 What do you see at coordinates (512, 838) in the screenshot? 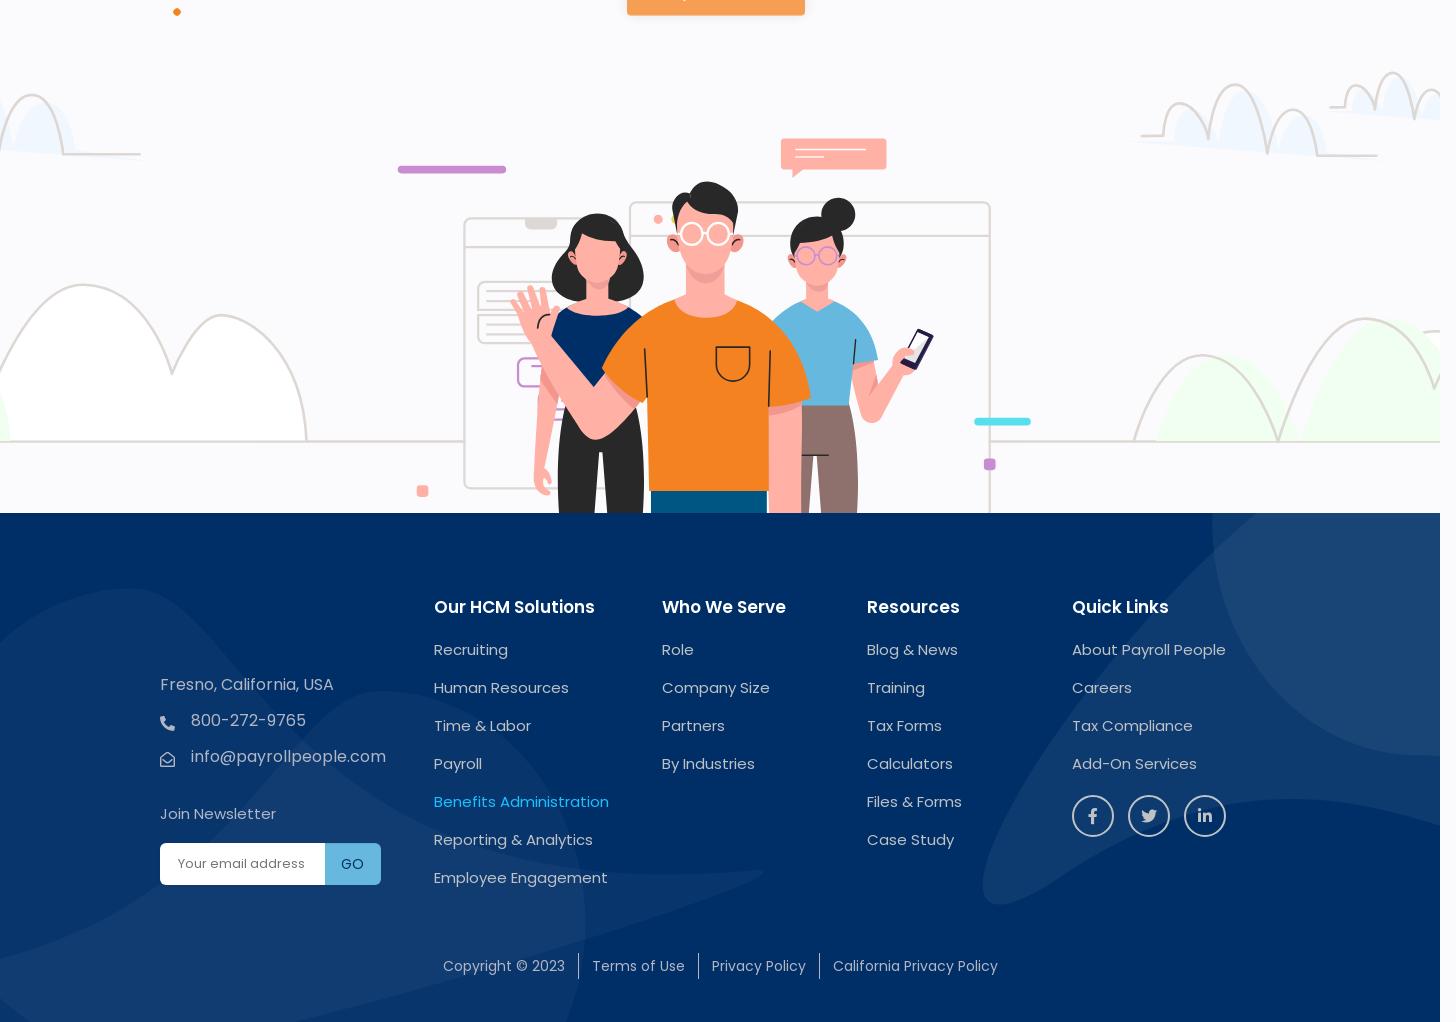
I see `'Reporting & Analytics'` at bounding box center [512, 838].